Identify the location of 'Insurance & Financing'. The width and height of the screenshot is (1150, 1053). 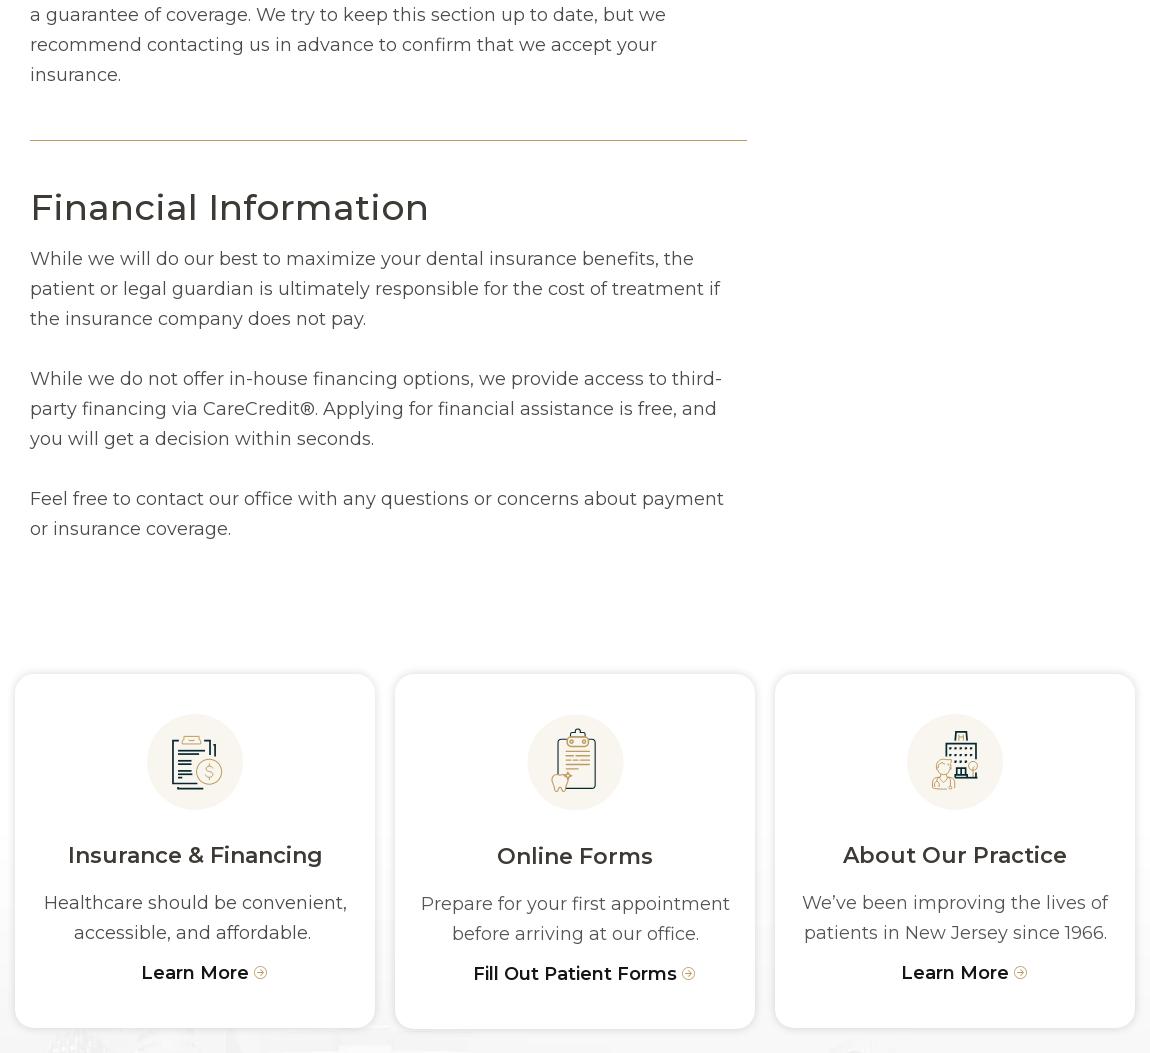
(193, 854).